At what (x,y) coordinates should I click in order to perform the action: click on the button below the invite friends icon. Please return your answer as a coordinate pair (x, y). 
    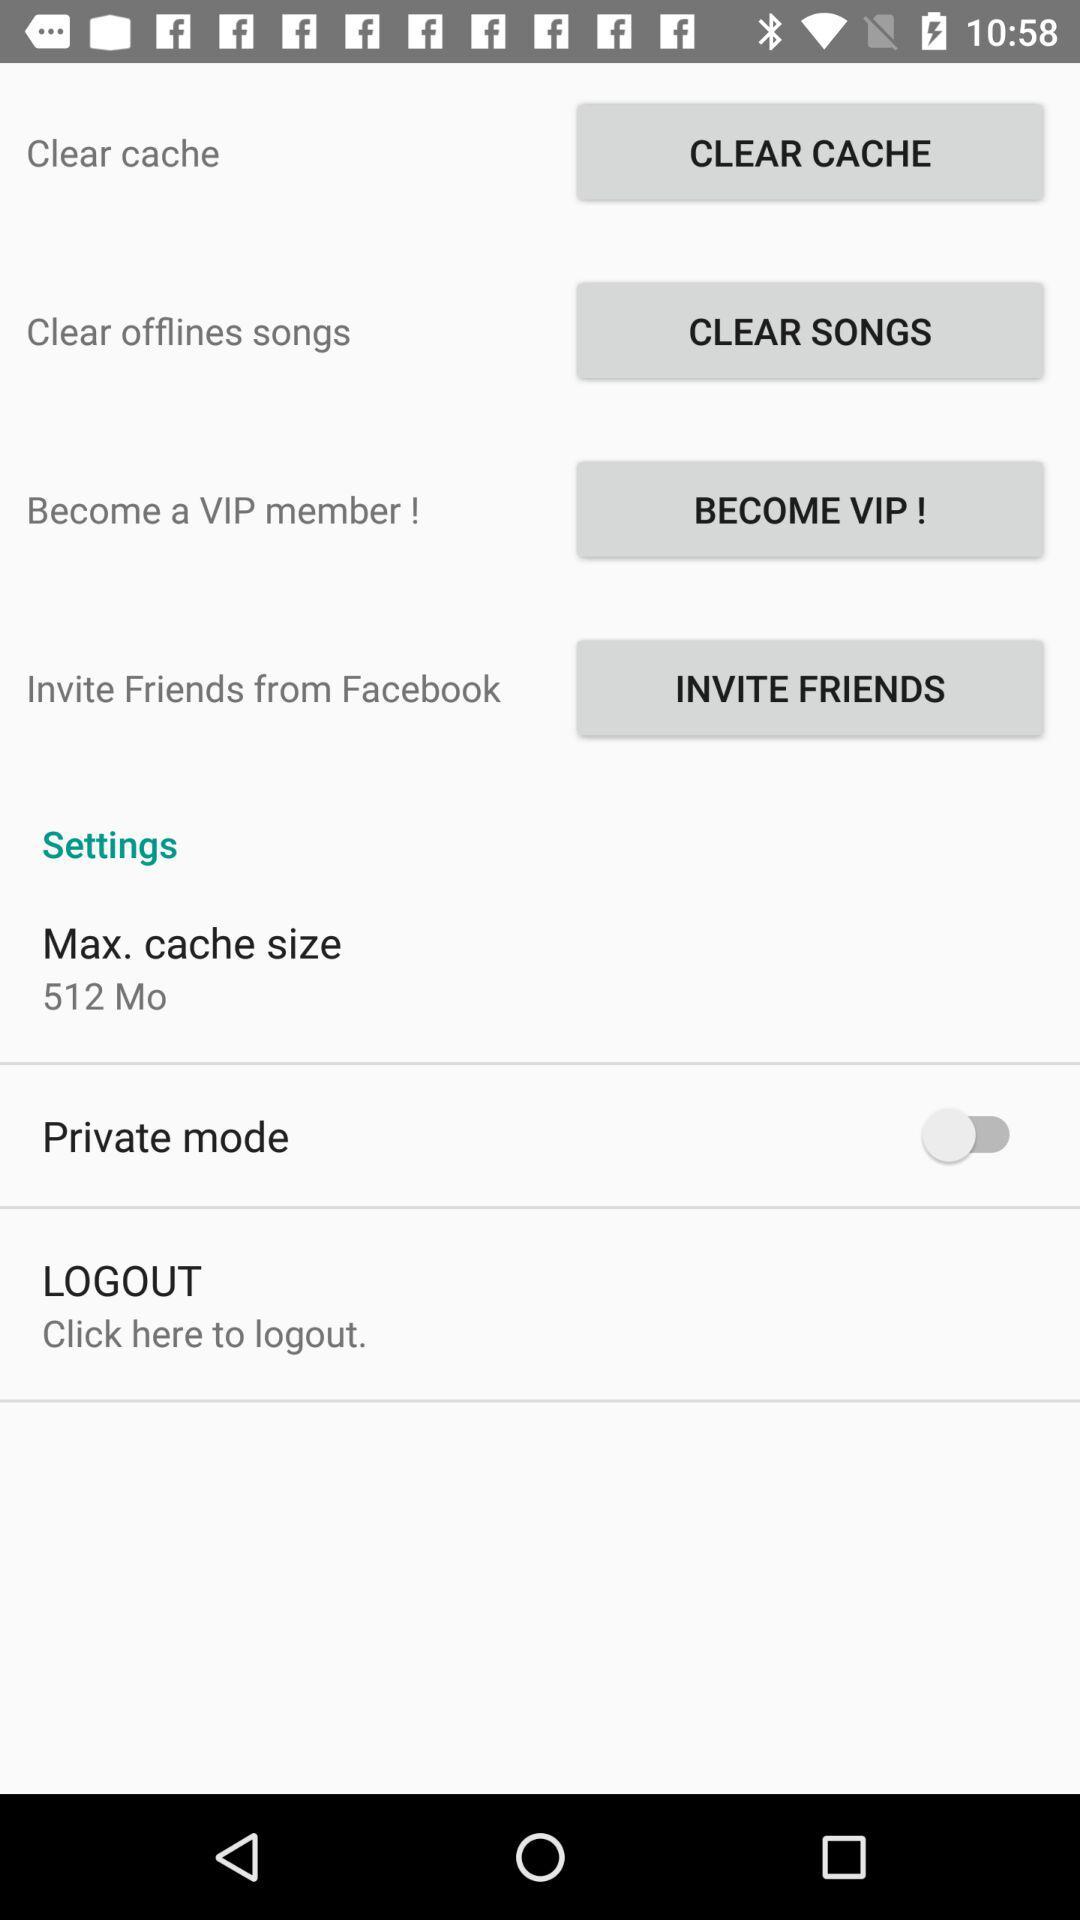
    Looking at the image, I should click on (540, 822).